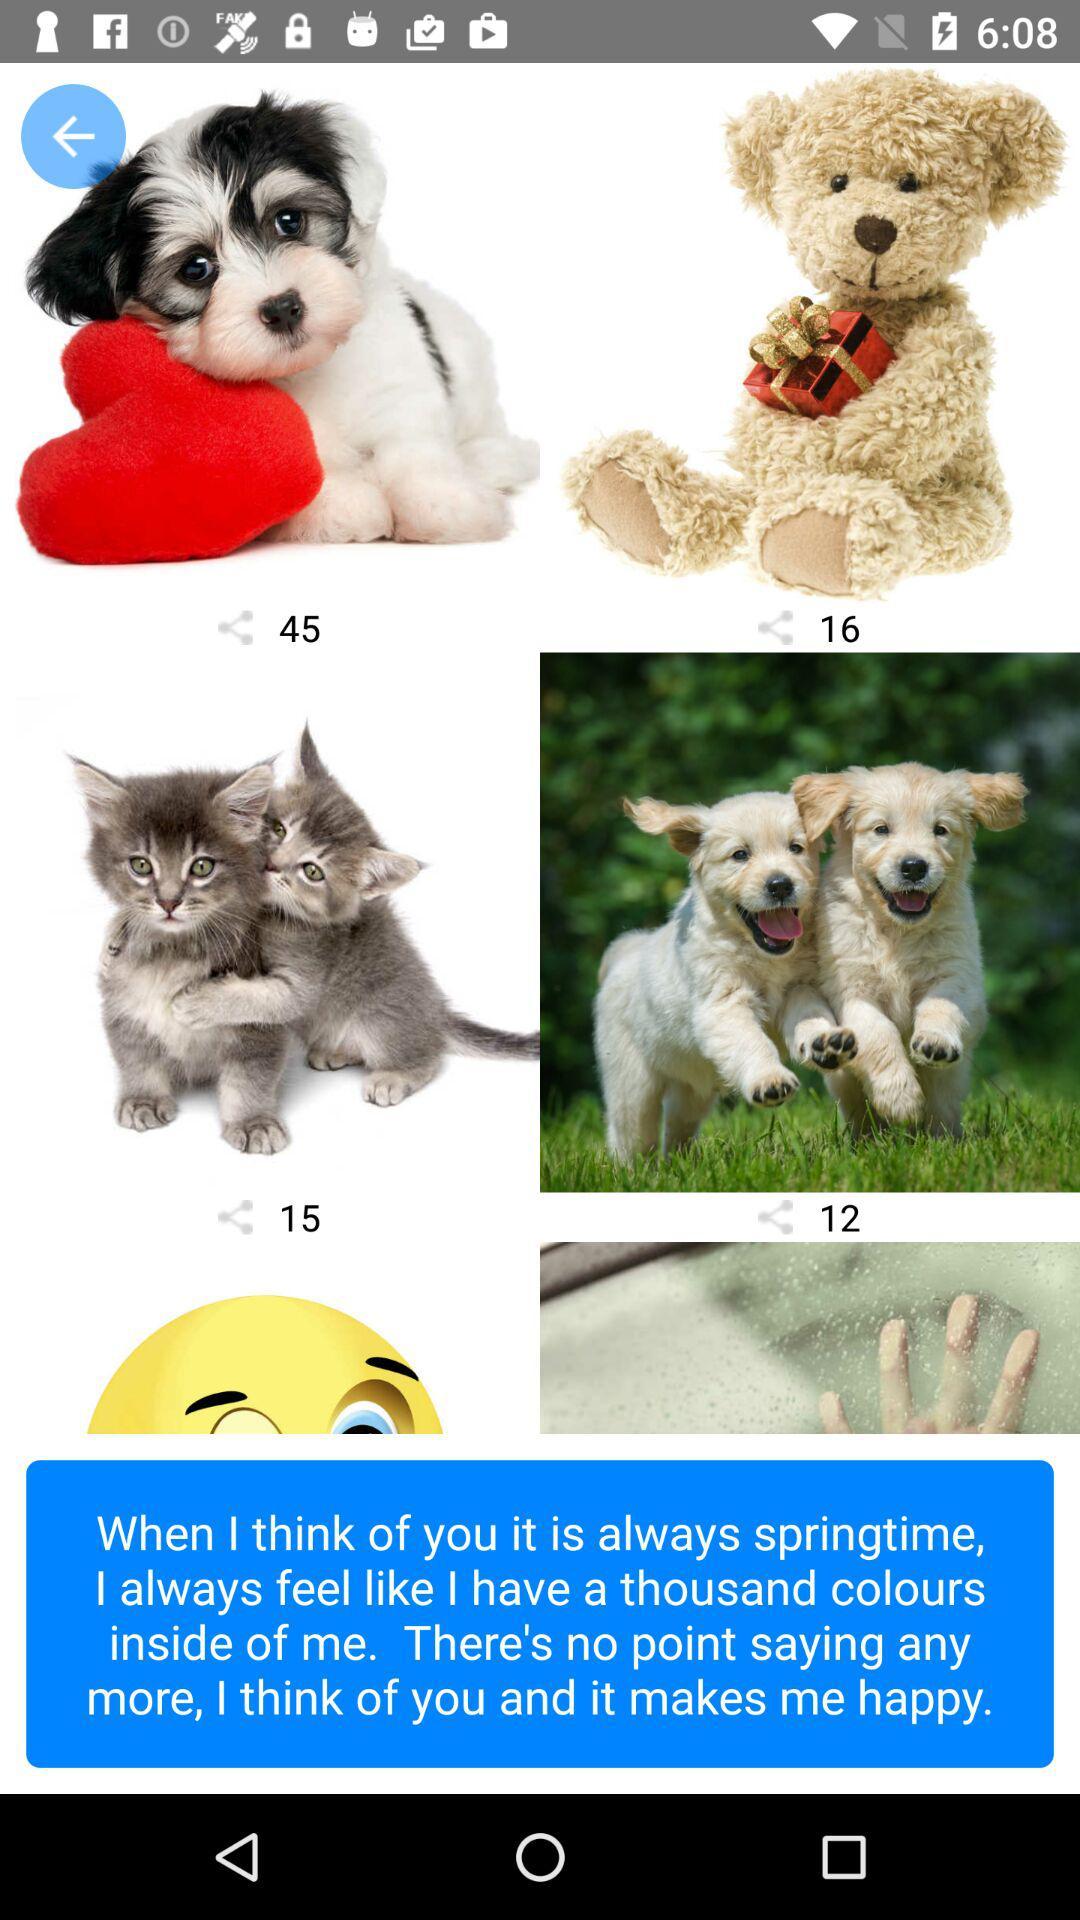  Describe the element at coordinates (72, 135) in the screenshot. I see `go back` at that location.